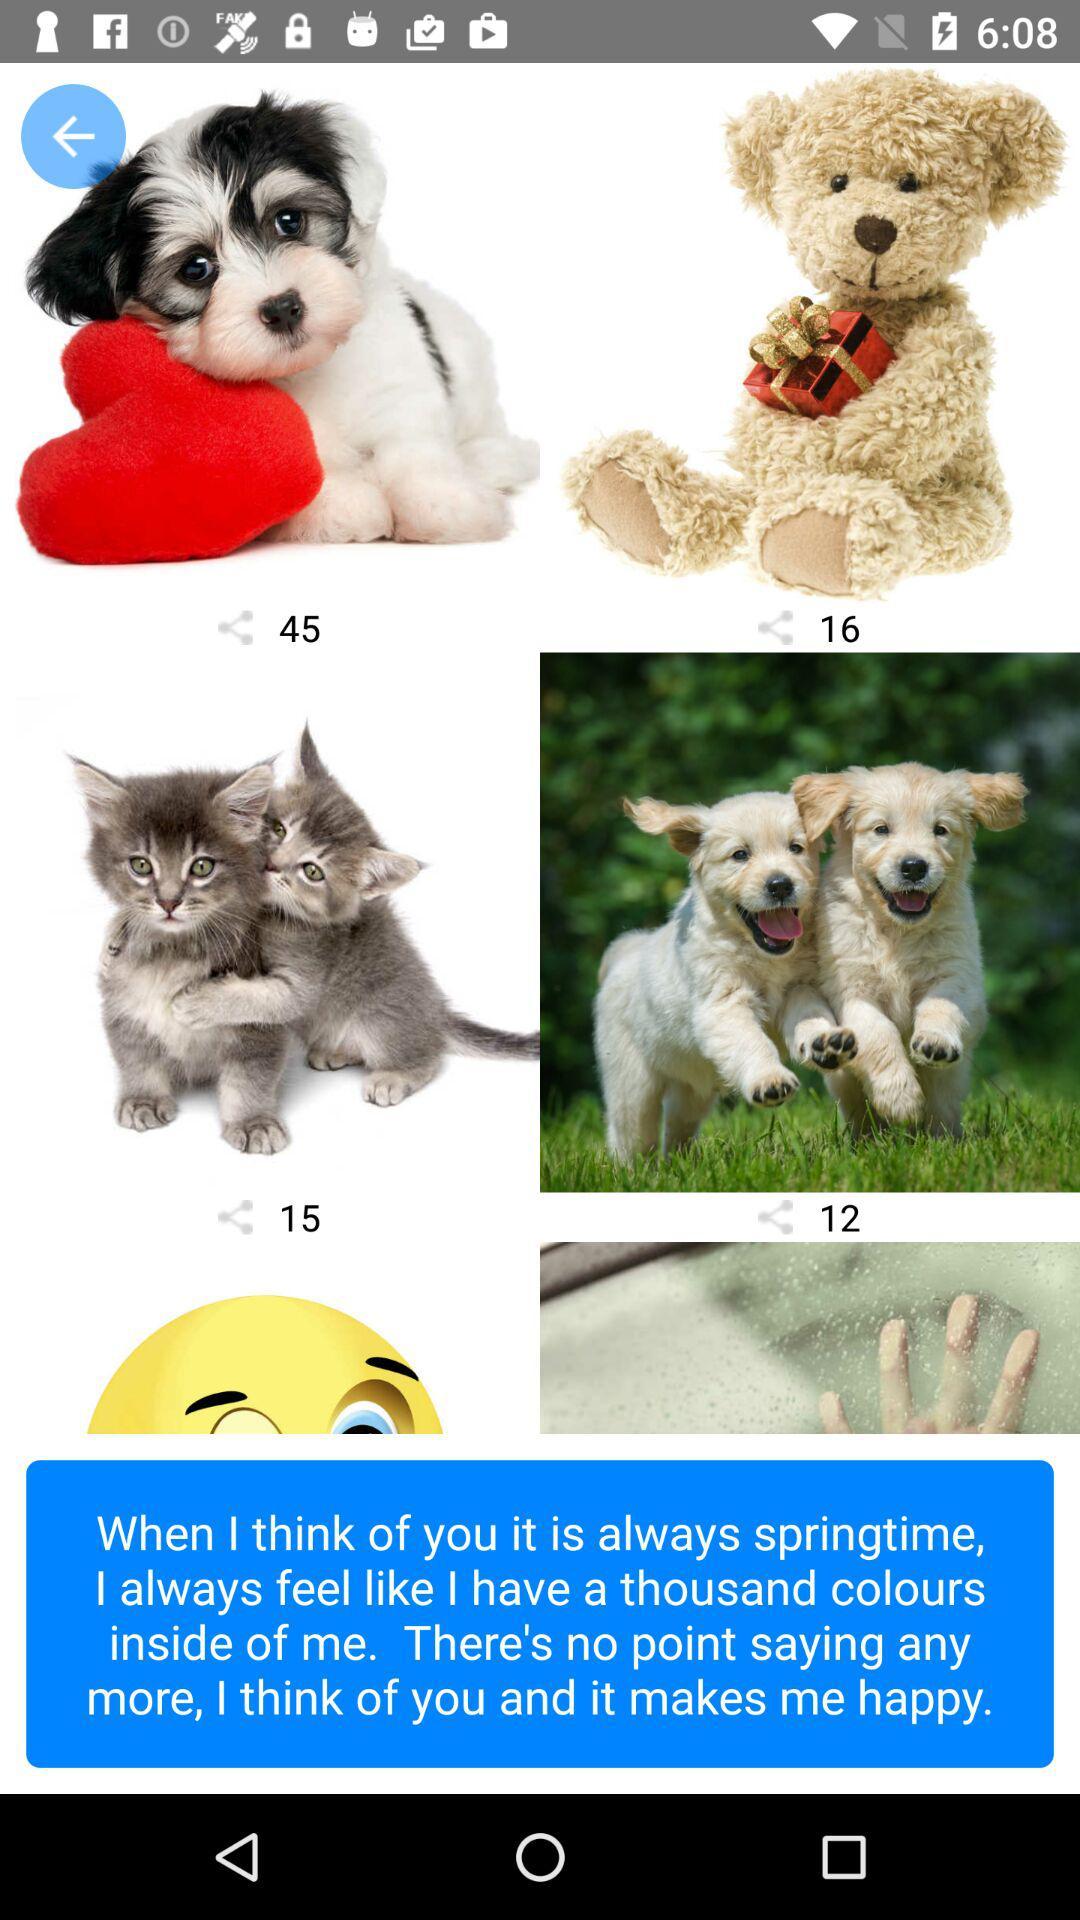  Describe the element at coordinates (72, 135) in the screenshot. I see `go back` at that location.